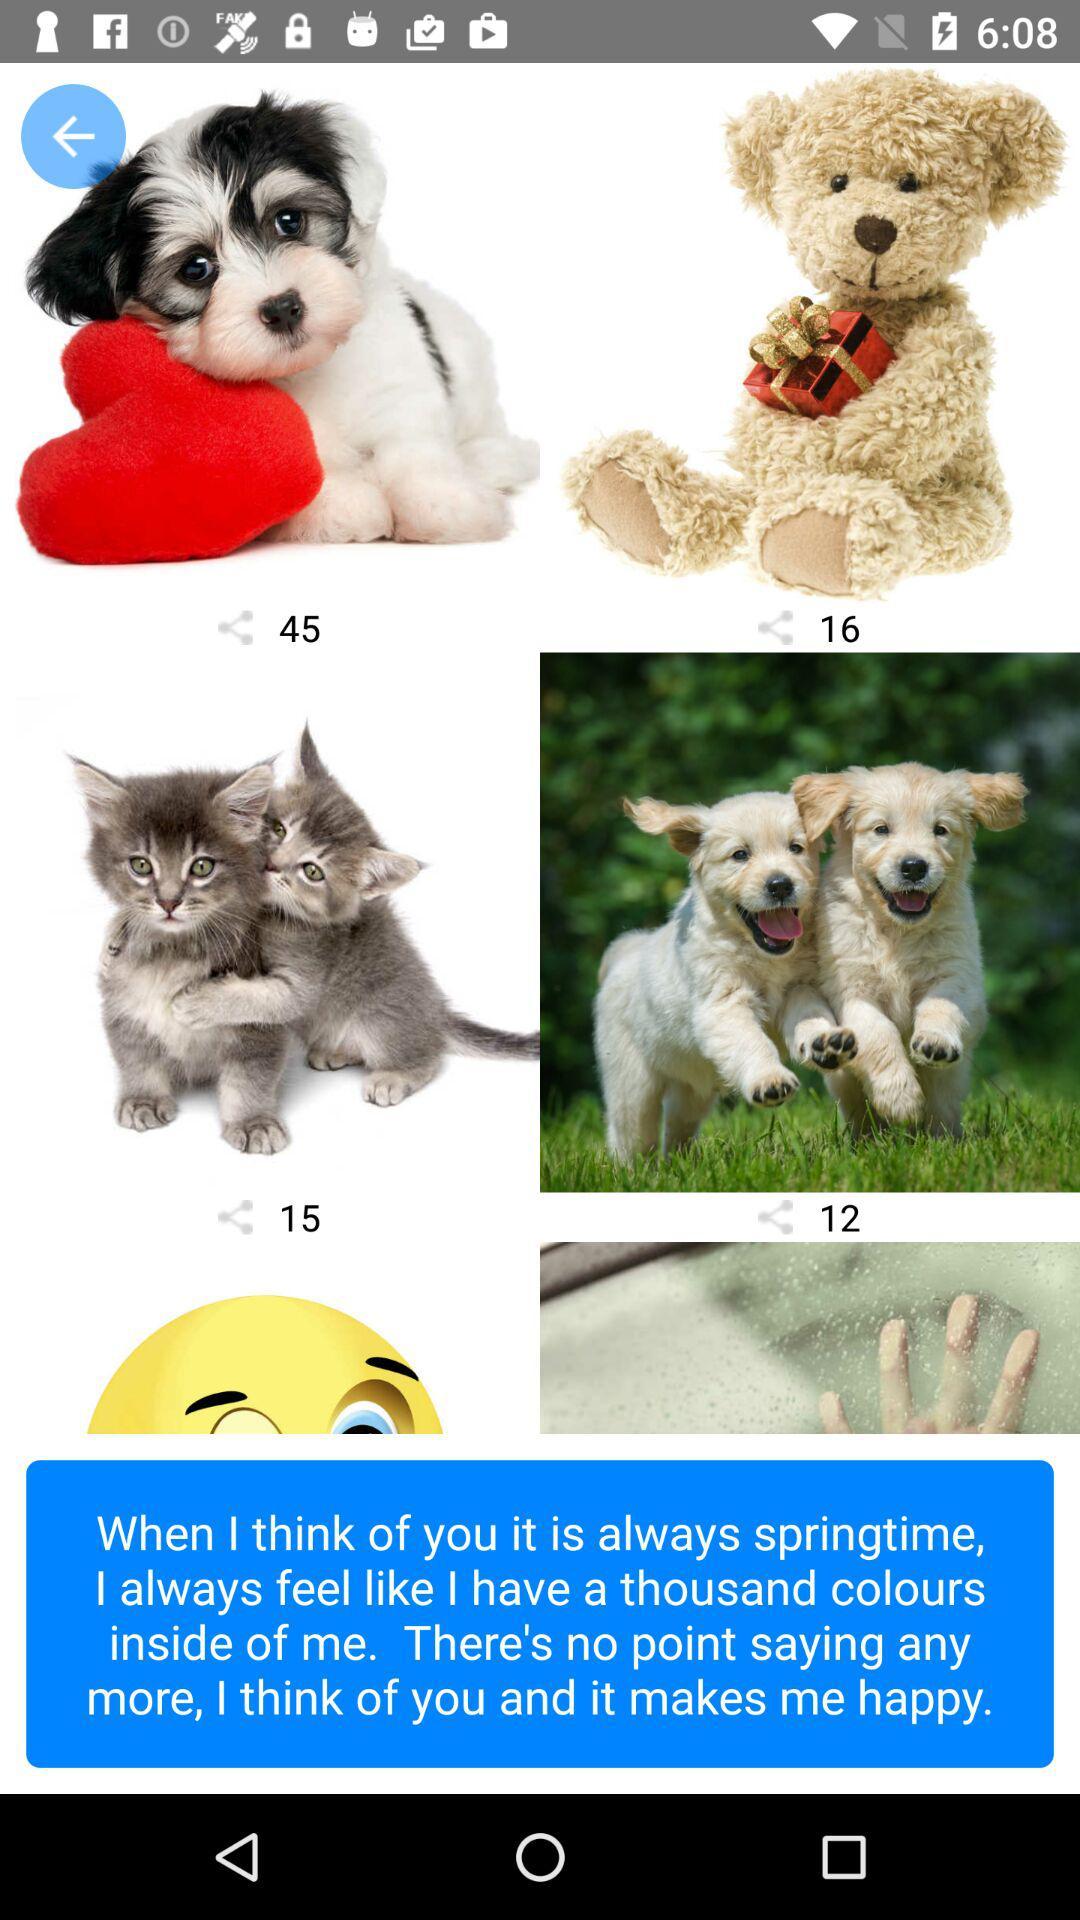  Describe the element at coordinates (72, 135) in the screenshot. I see `go back` at that location.